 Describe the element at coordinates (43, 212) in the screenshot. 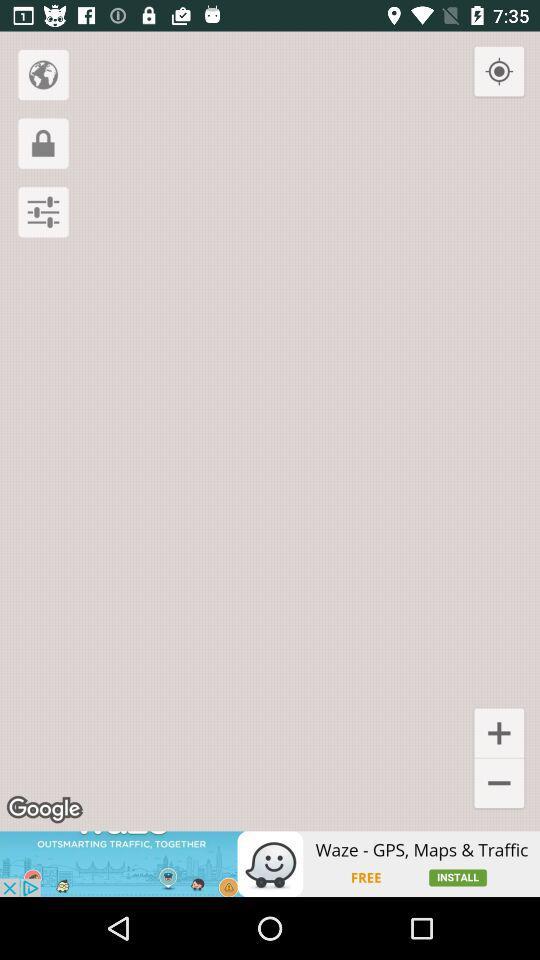

I see `the sliders icon` at that location.